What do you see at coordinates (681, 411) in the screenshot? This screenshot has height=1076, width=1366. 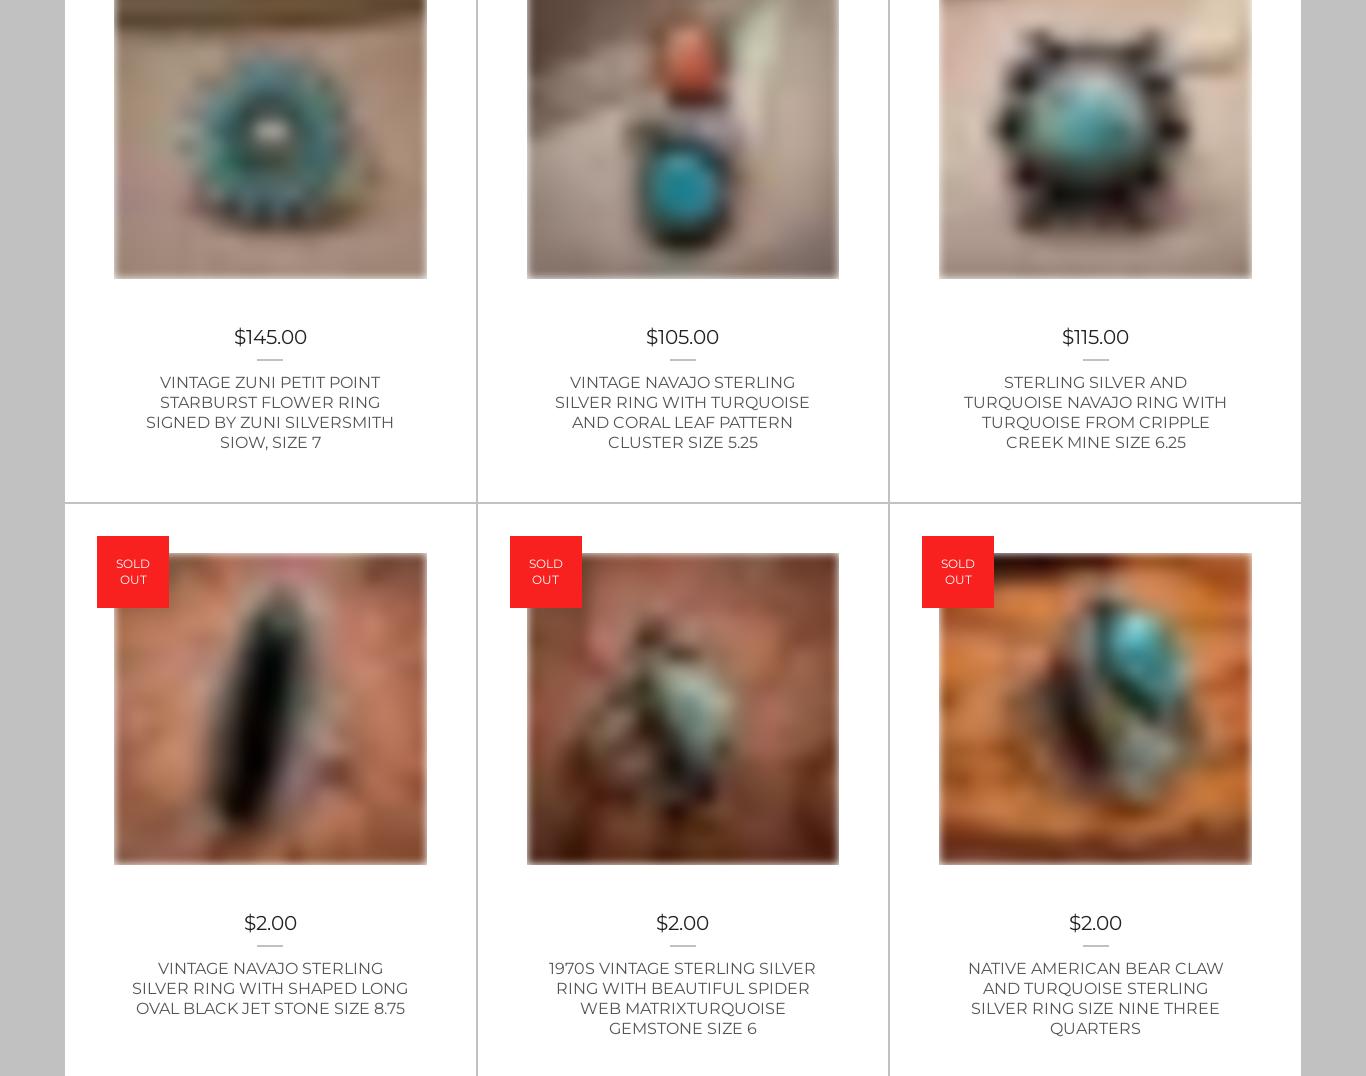 I see `'Vintage Navajo Sterling Silver Ring with Turquoise and Coral leaf pattern cluster size 5.25'` at bounding box center [681, 411].